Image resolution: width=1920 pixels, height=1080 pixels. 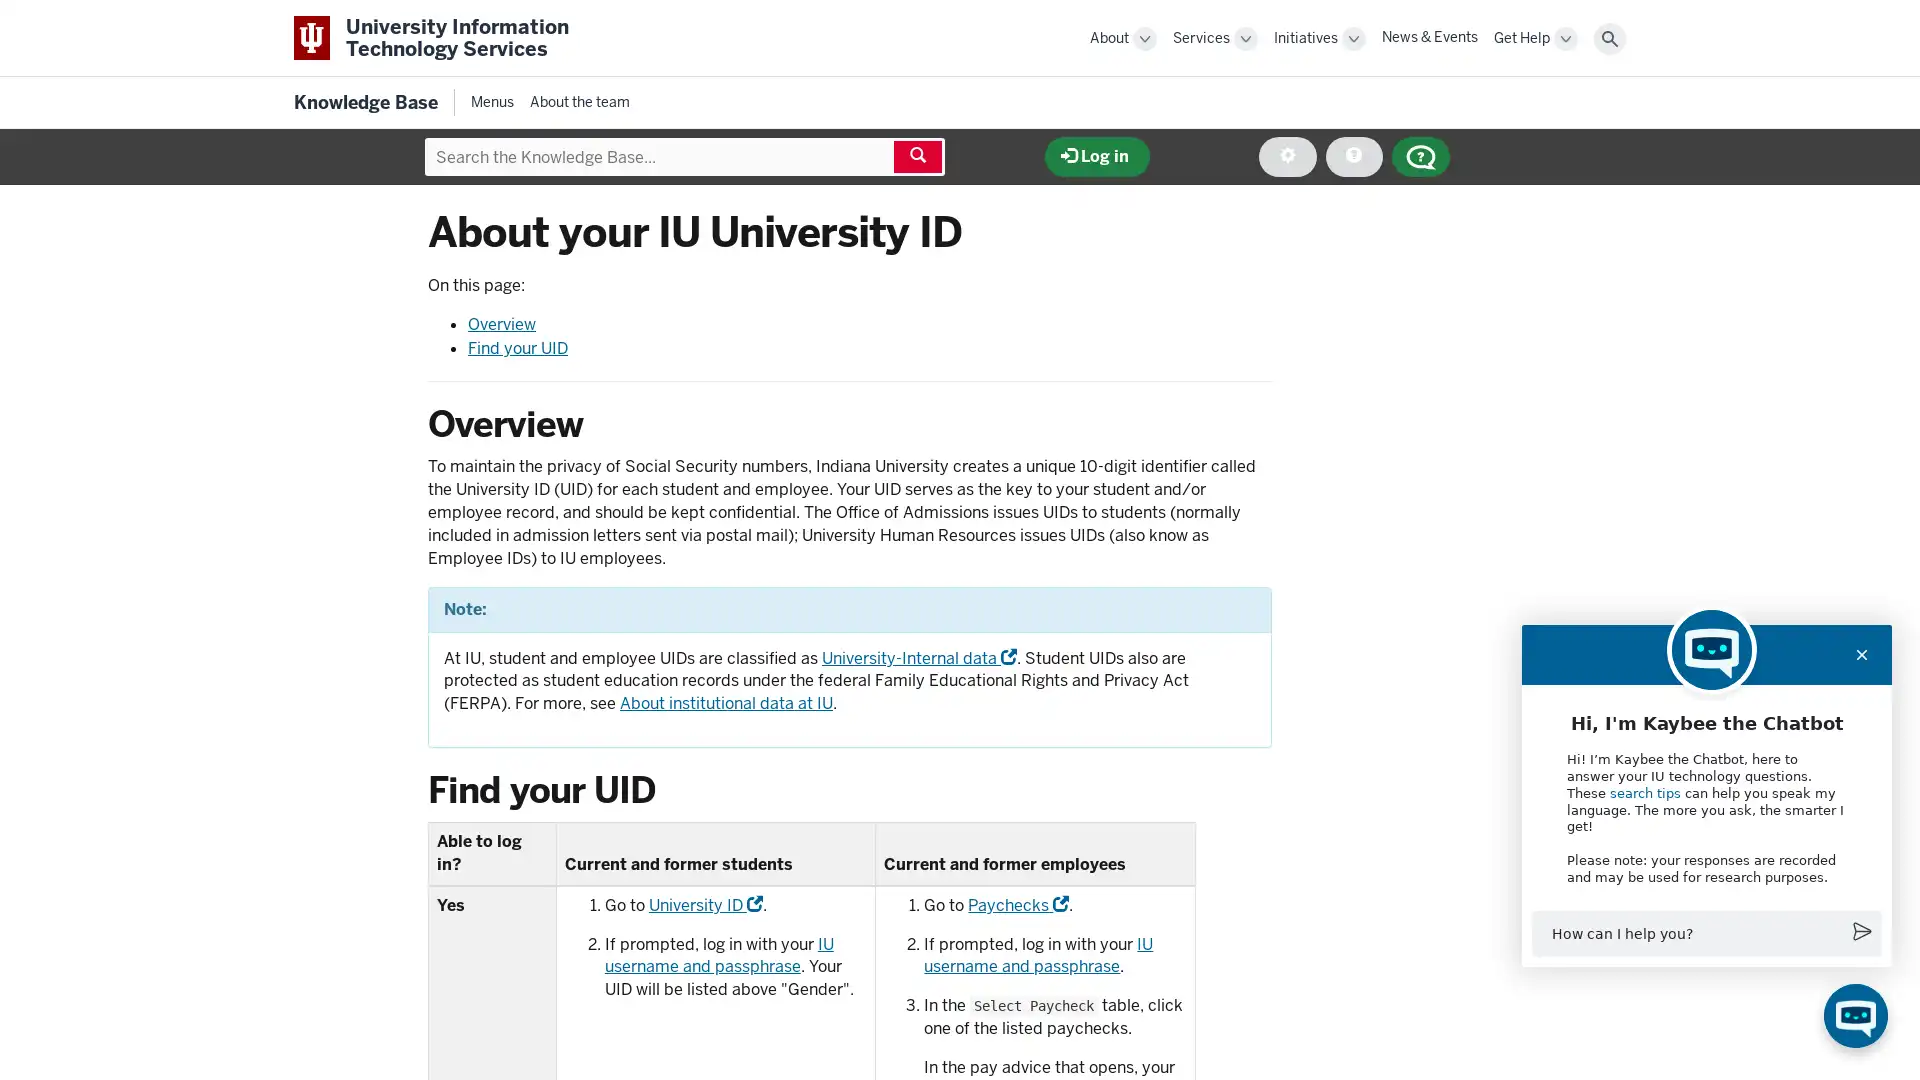 I want to click on Close chat, so click(x=1861, y=654).